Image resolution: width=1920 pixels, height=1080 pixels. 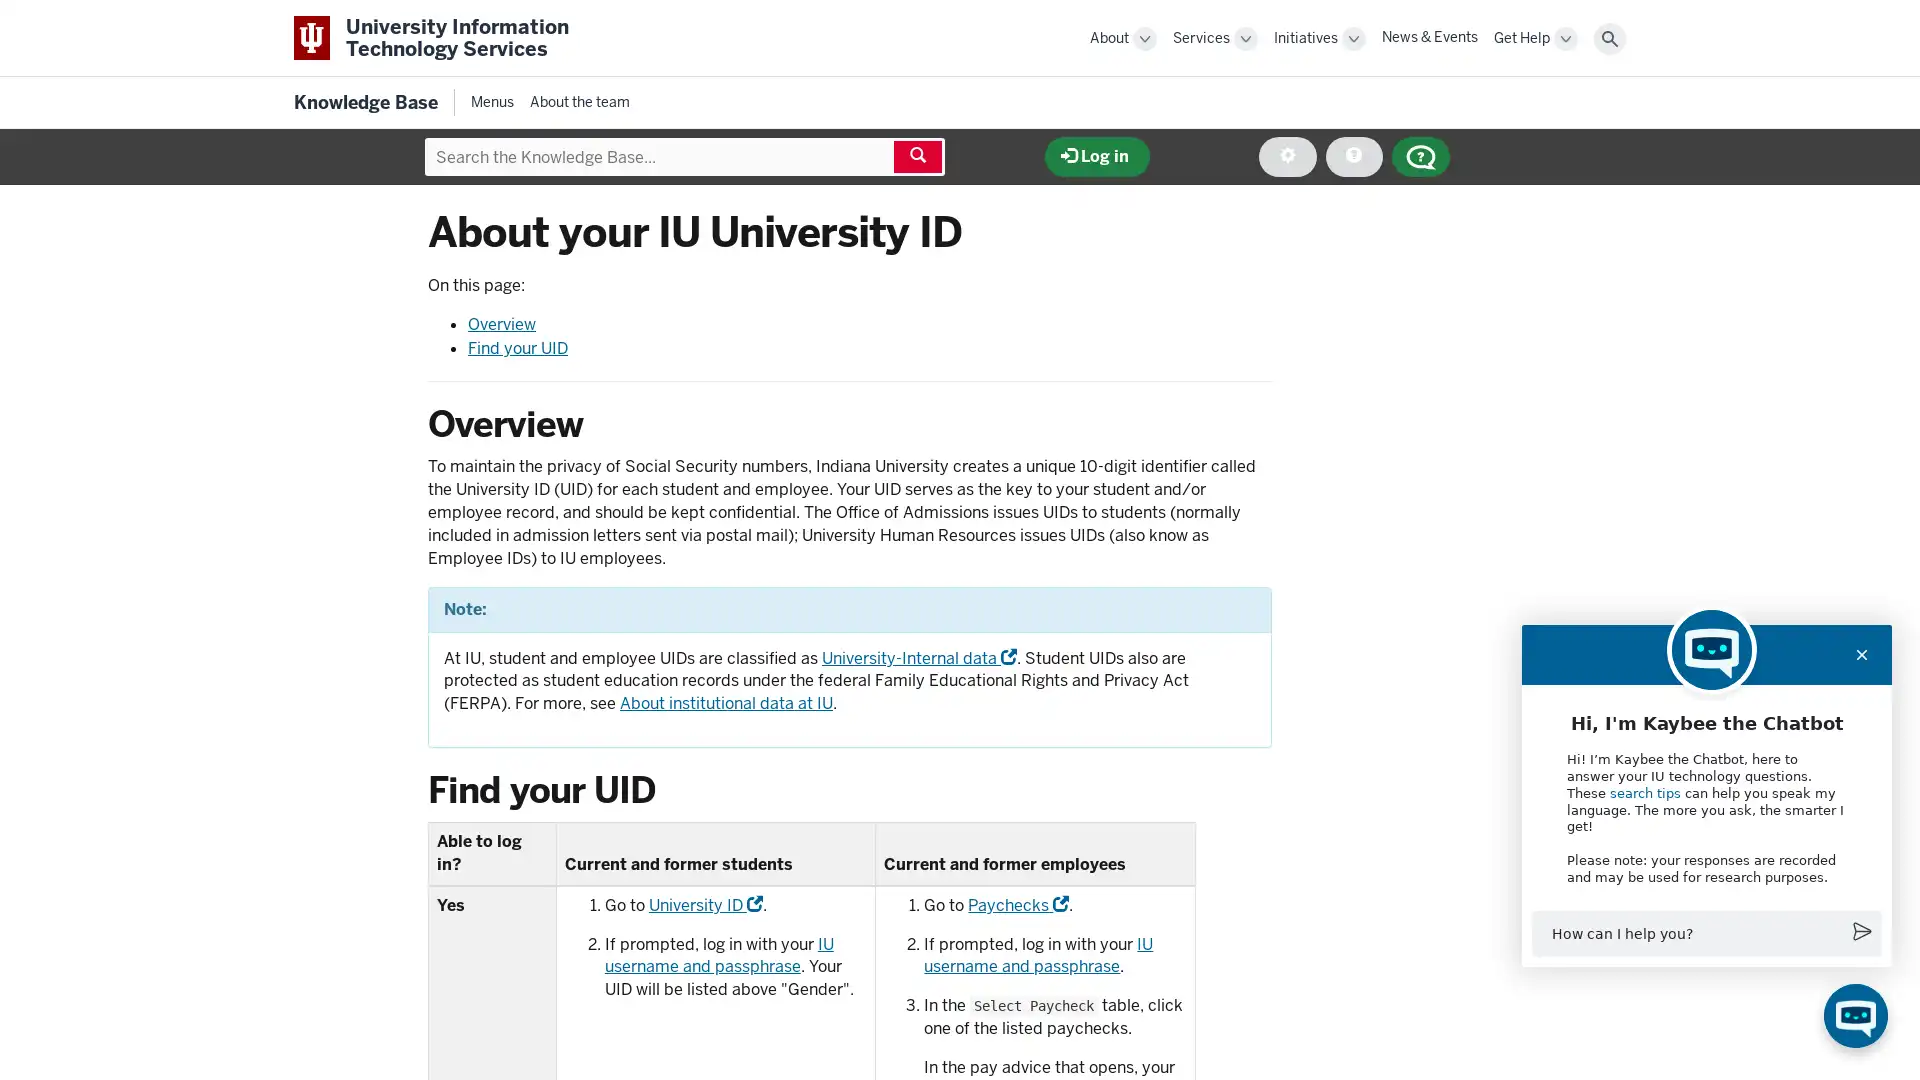 I want to click on Close chat, so click(x=1861, y=654).